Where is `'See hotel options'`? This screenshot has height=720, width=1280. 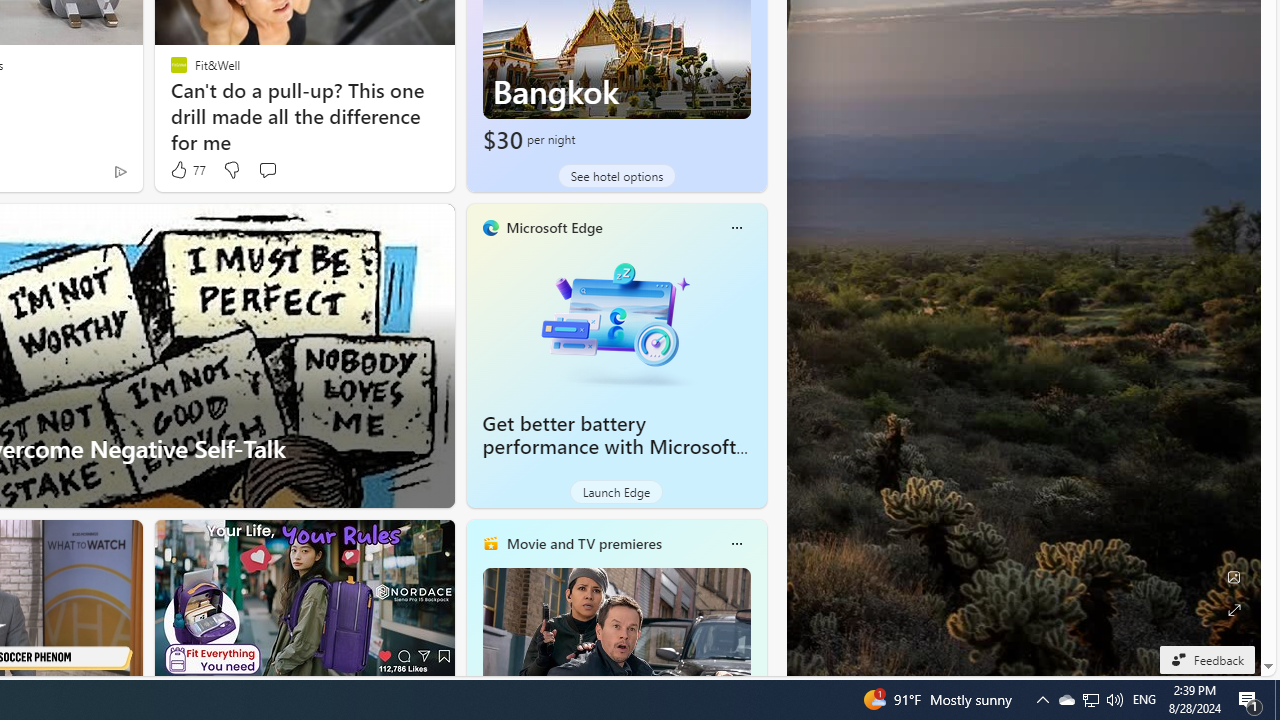
'See hotel options' is located at coordinates (615, 175).